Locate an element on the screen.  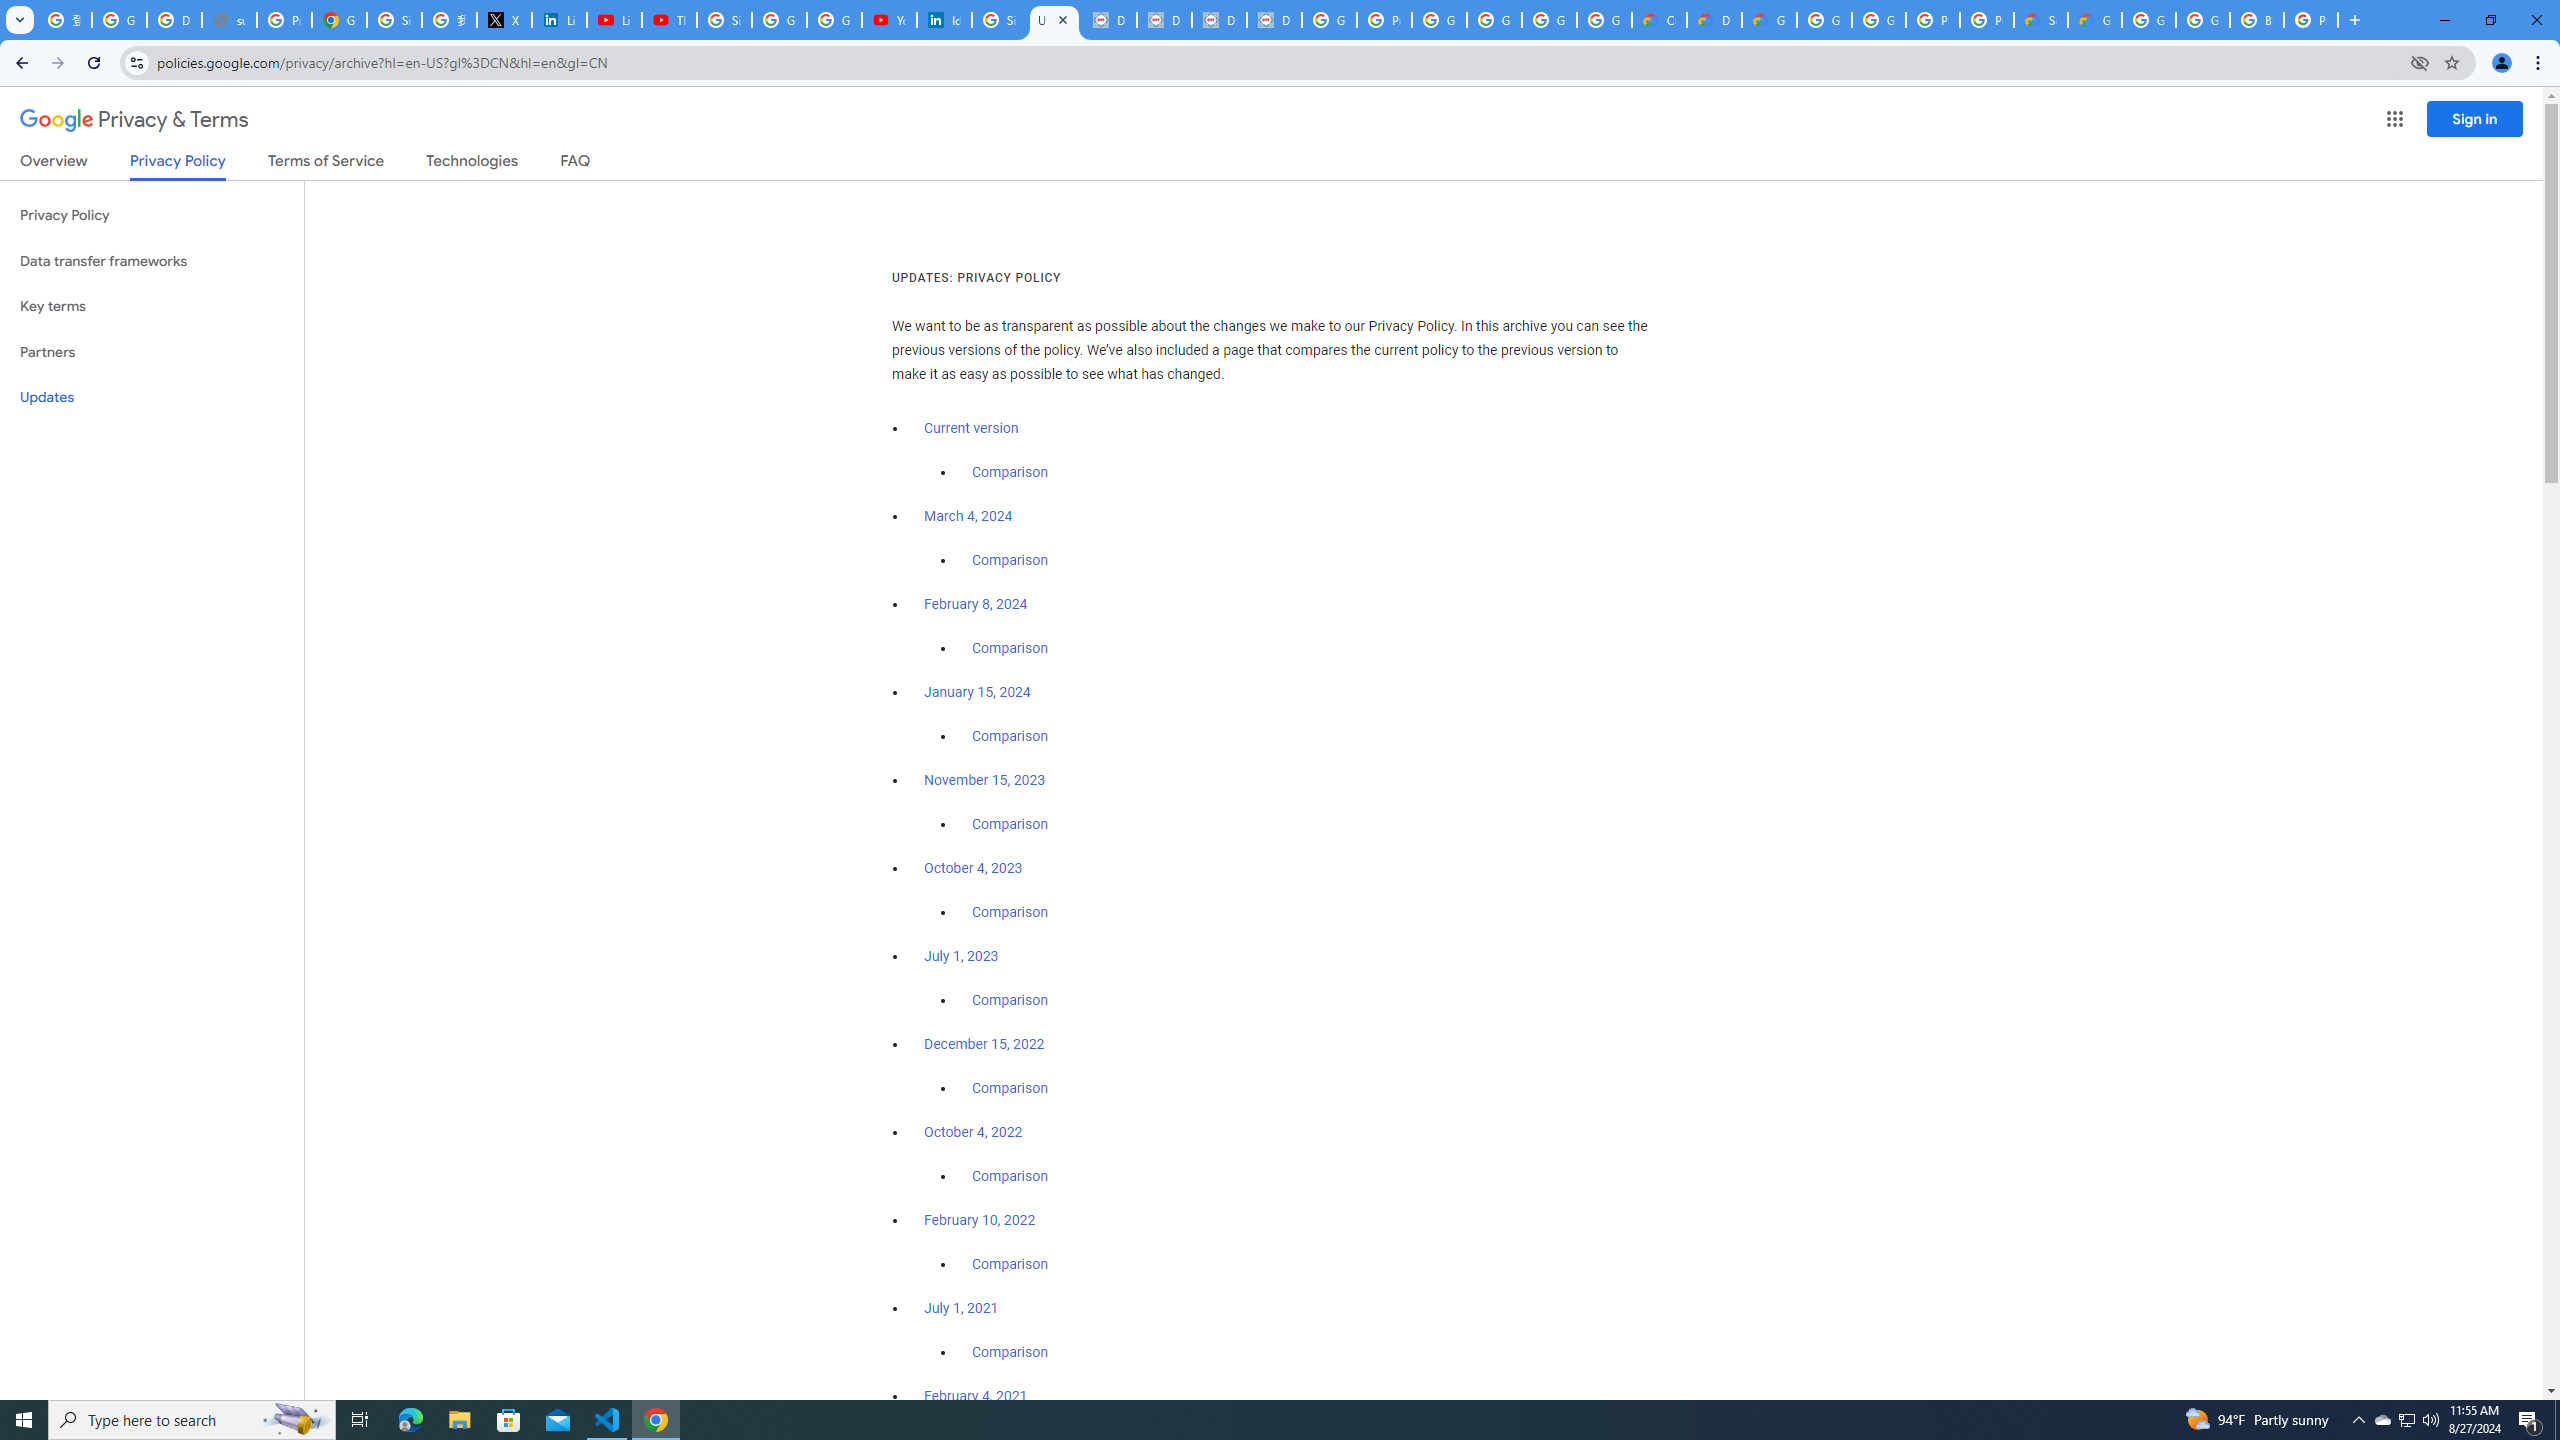
'December 15, 2022' is located at coordinates (983, 1043).